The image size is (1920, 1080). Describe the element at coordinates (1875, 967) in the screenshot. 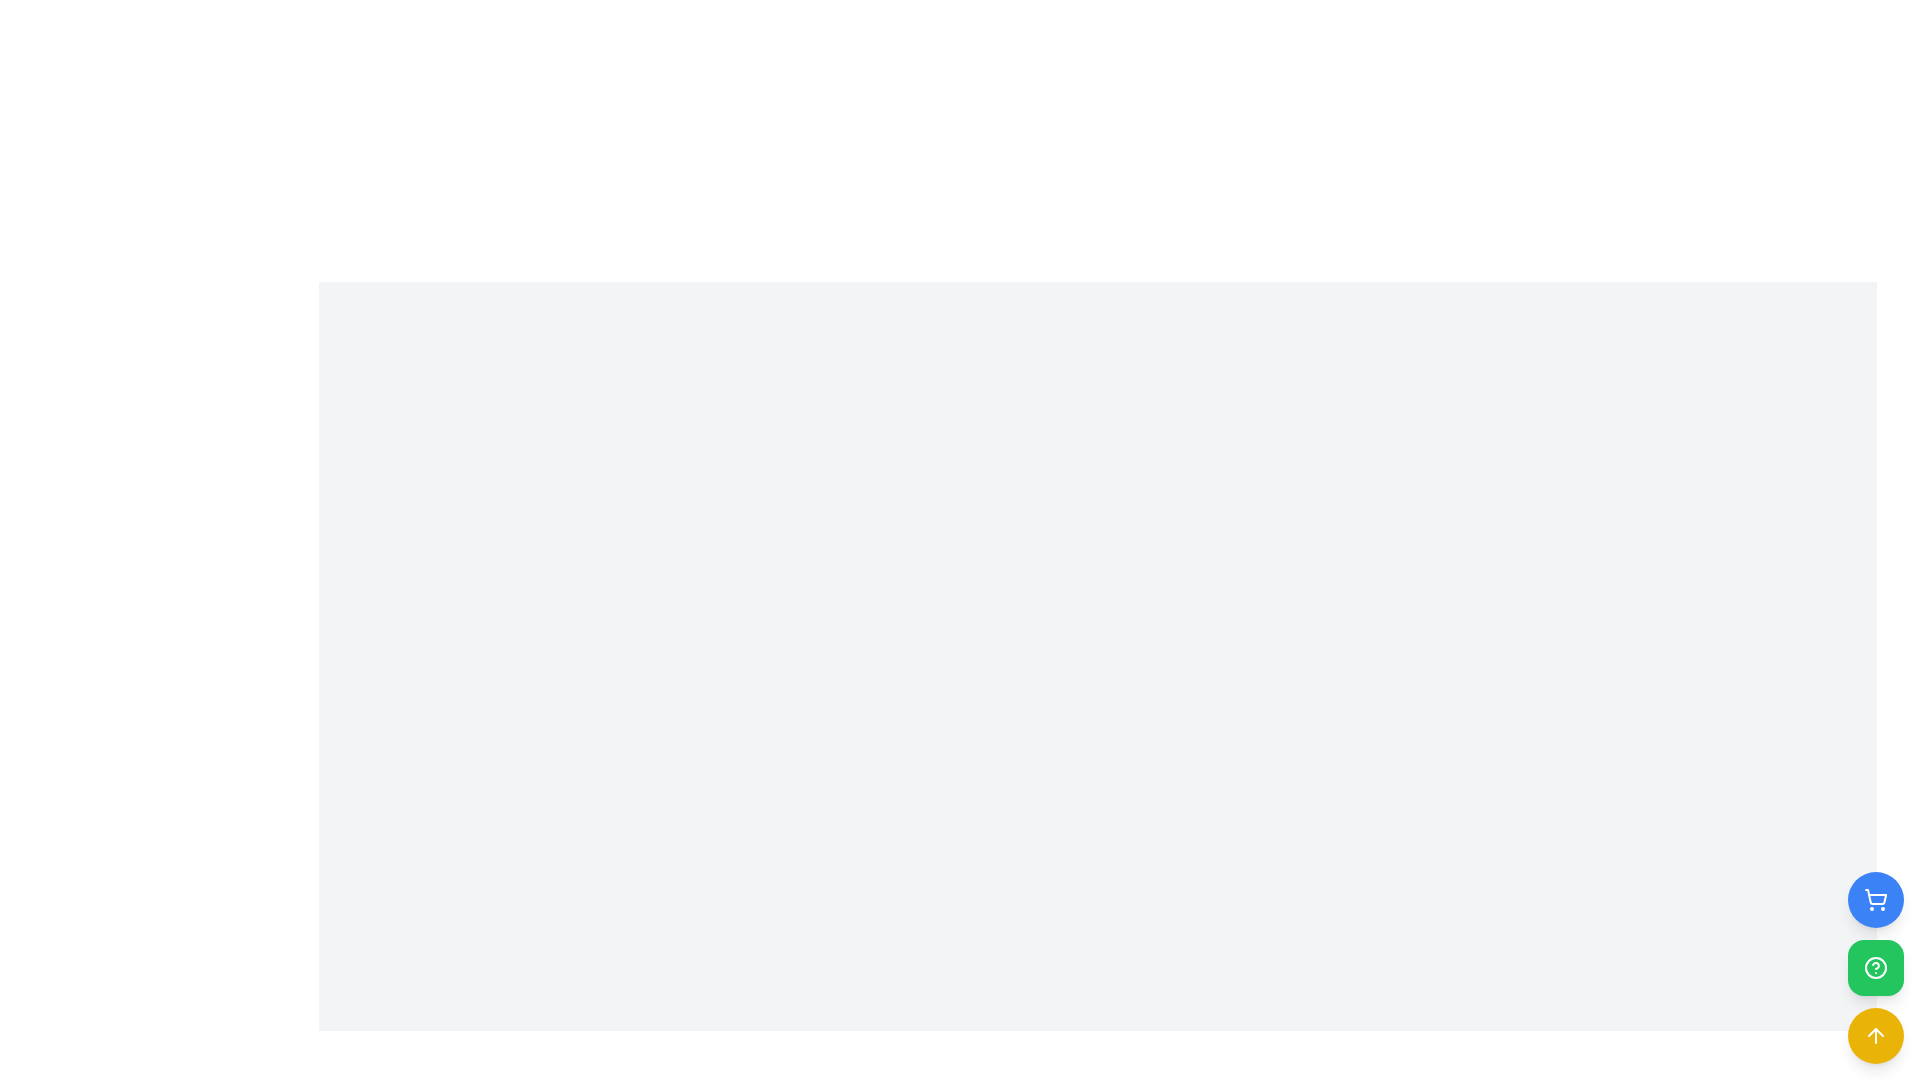

I see `the middle green button with a question mark icon` at that location.